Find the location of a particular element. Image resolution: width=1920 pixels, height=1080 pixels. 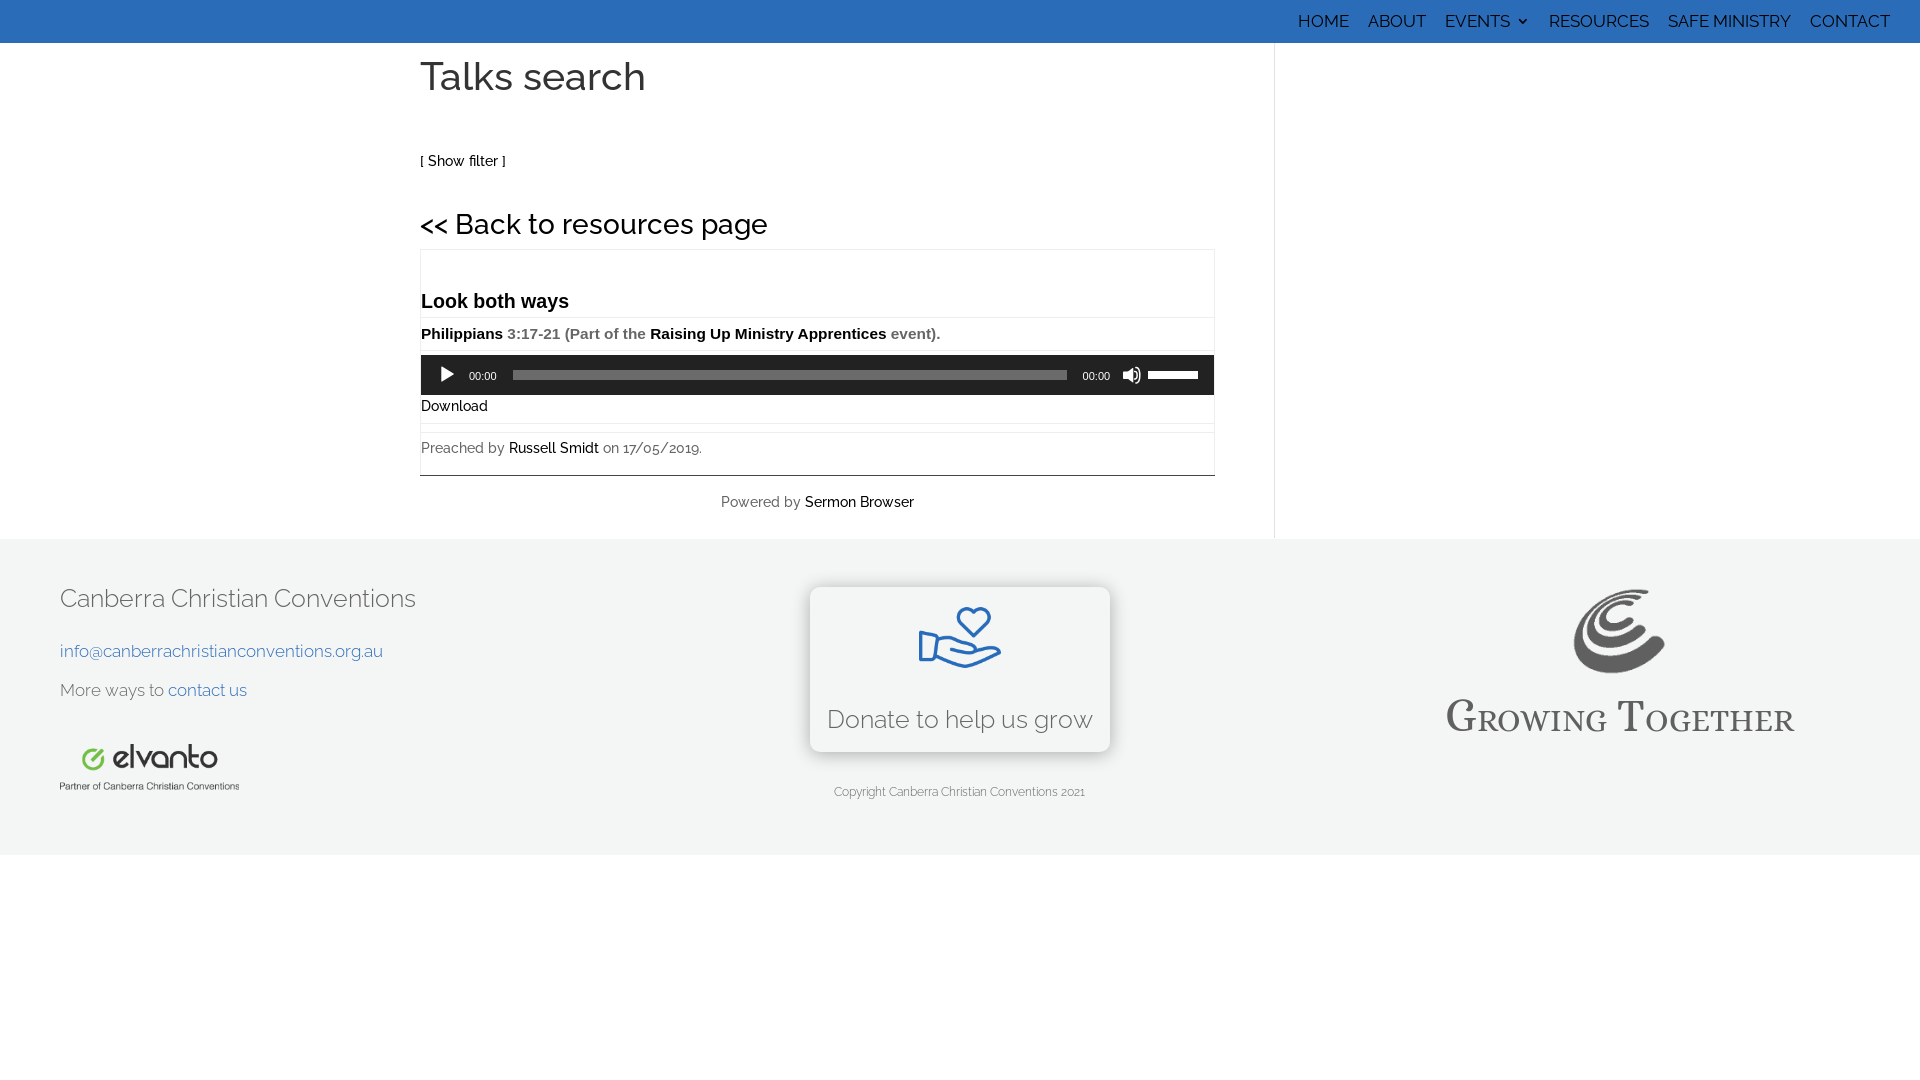

'SAFE MINISTRY' is located at coordinates (1728, 27).